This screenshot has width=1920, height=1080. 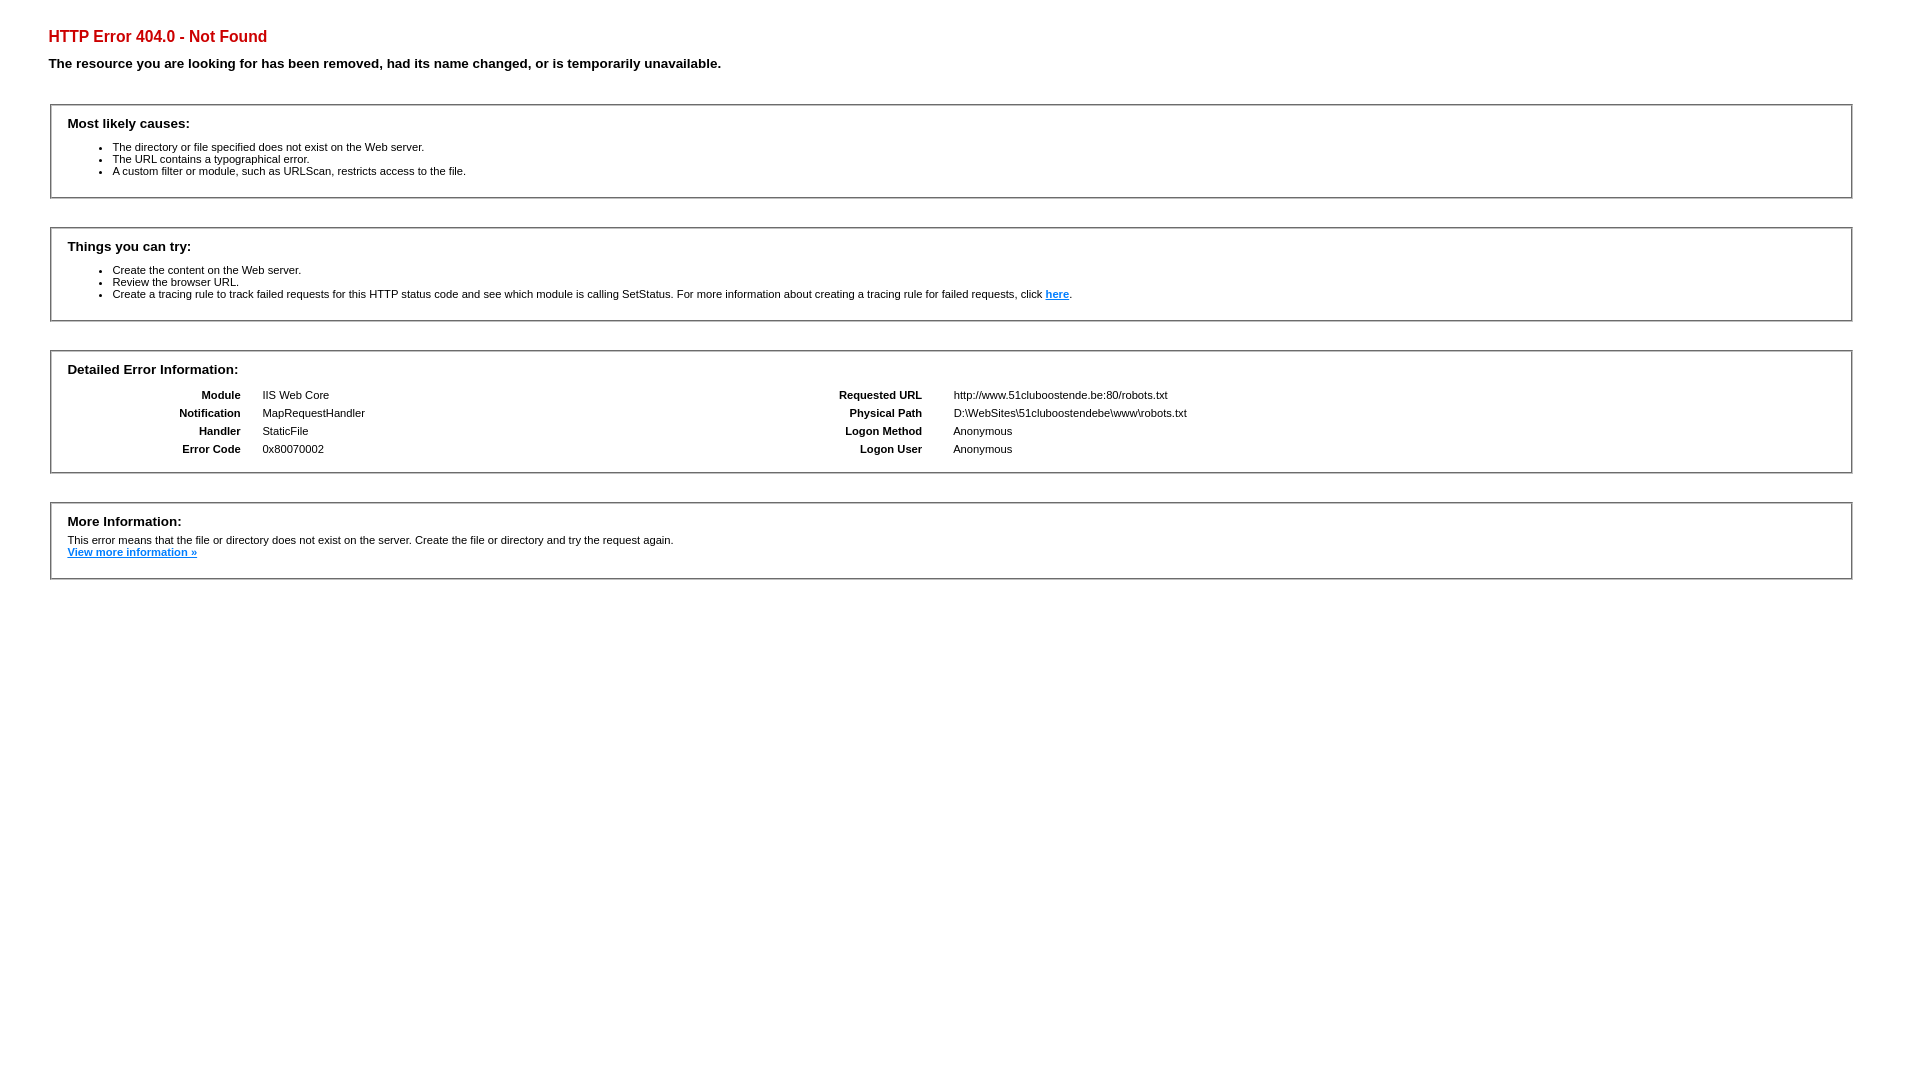 What do you see at coordinates (1056, 293) in the screenshot?
I see `'here'` at bounding box center [1056, 293].